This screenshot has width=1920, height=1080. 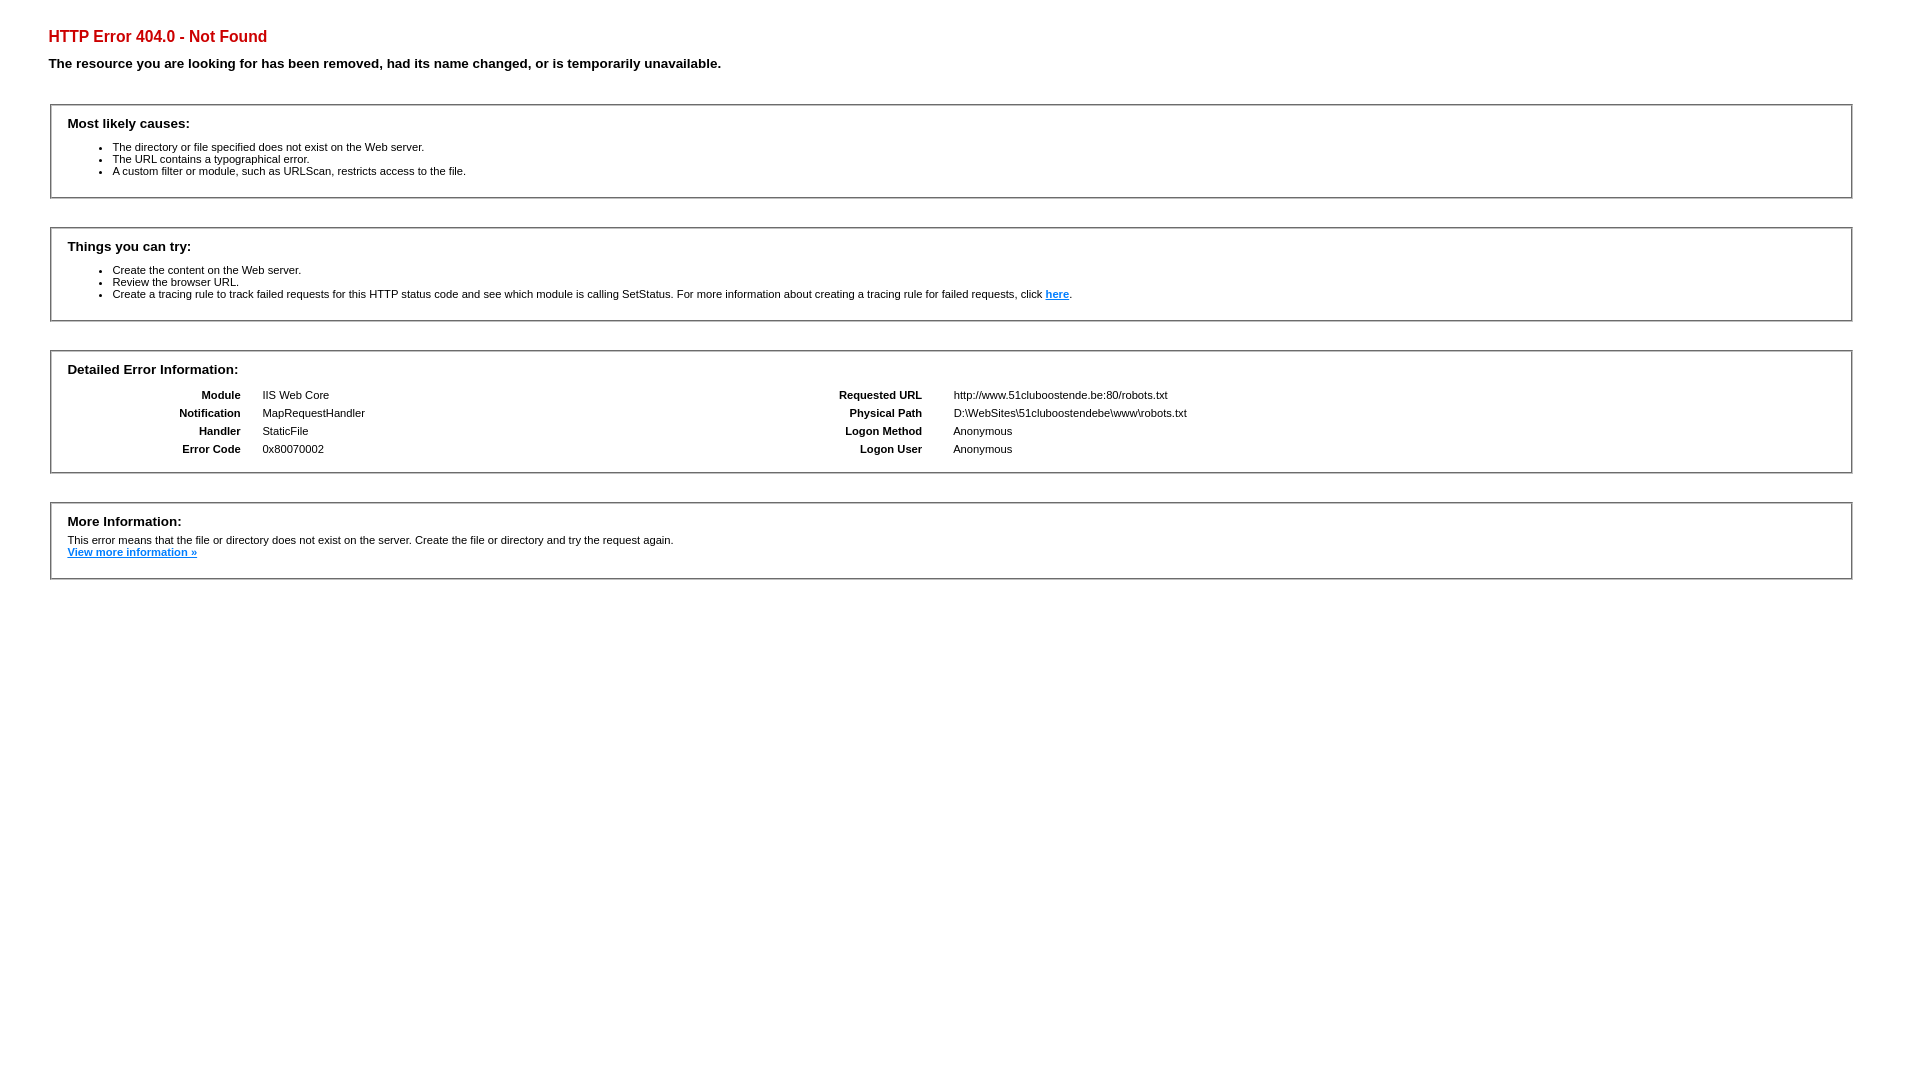 What do you see at coordinates (1056, 293) in the screenshot?
I see `'here'` at bounding box center [1056, 293].